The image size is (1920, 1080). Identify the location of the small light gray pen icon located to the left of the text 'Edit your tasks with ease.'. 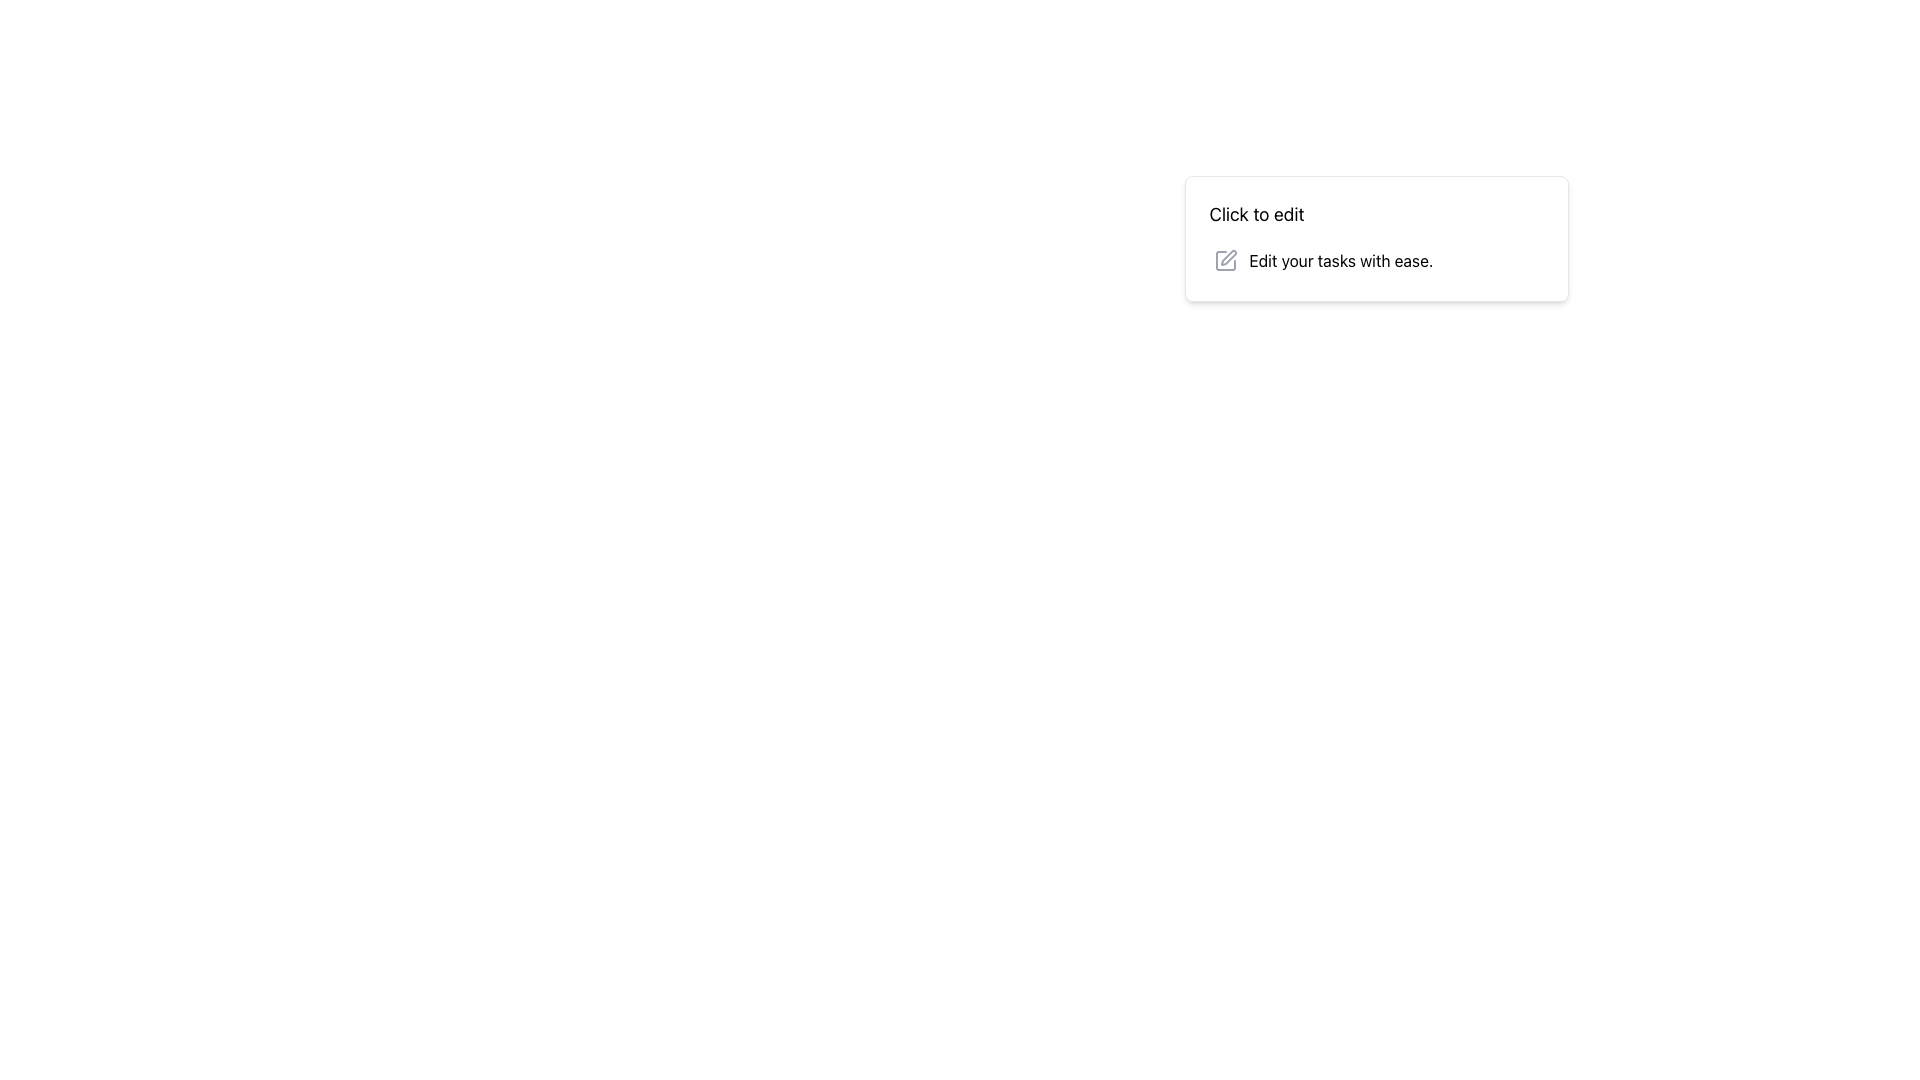
(1224, 260).